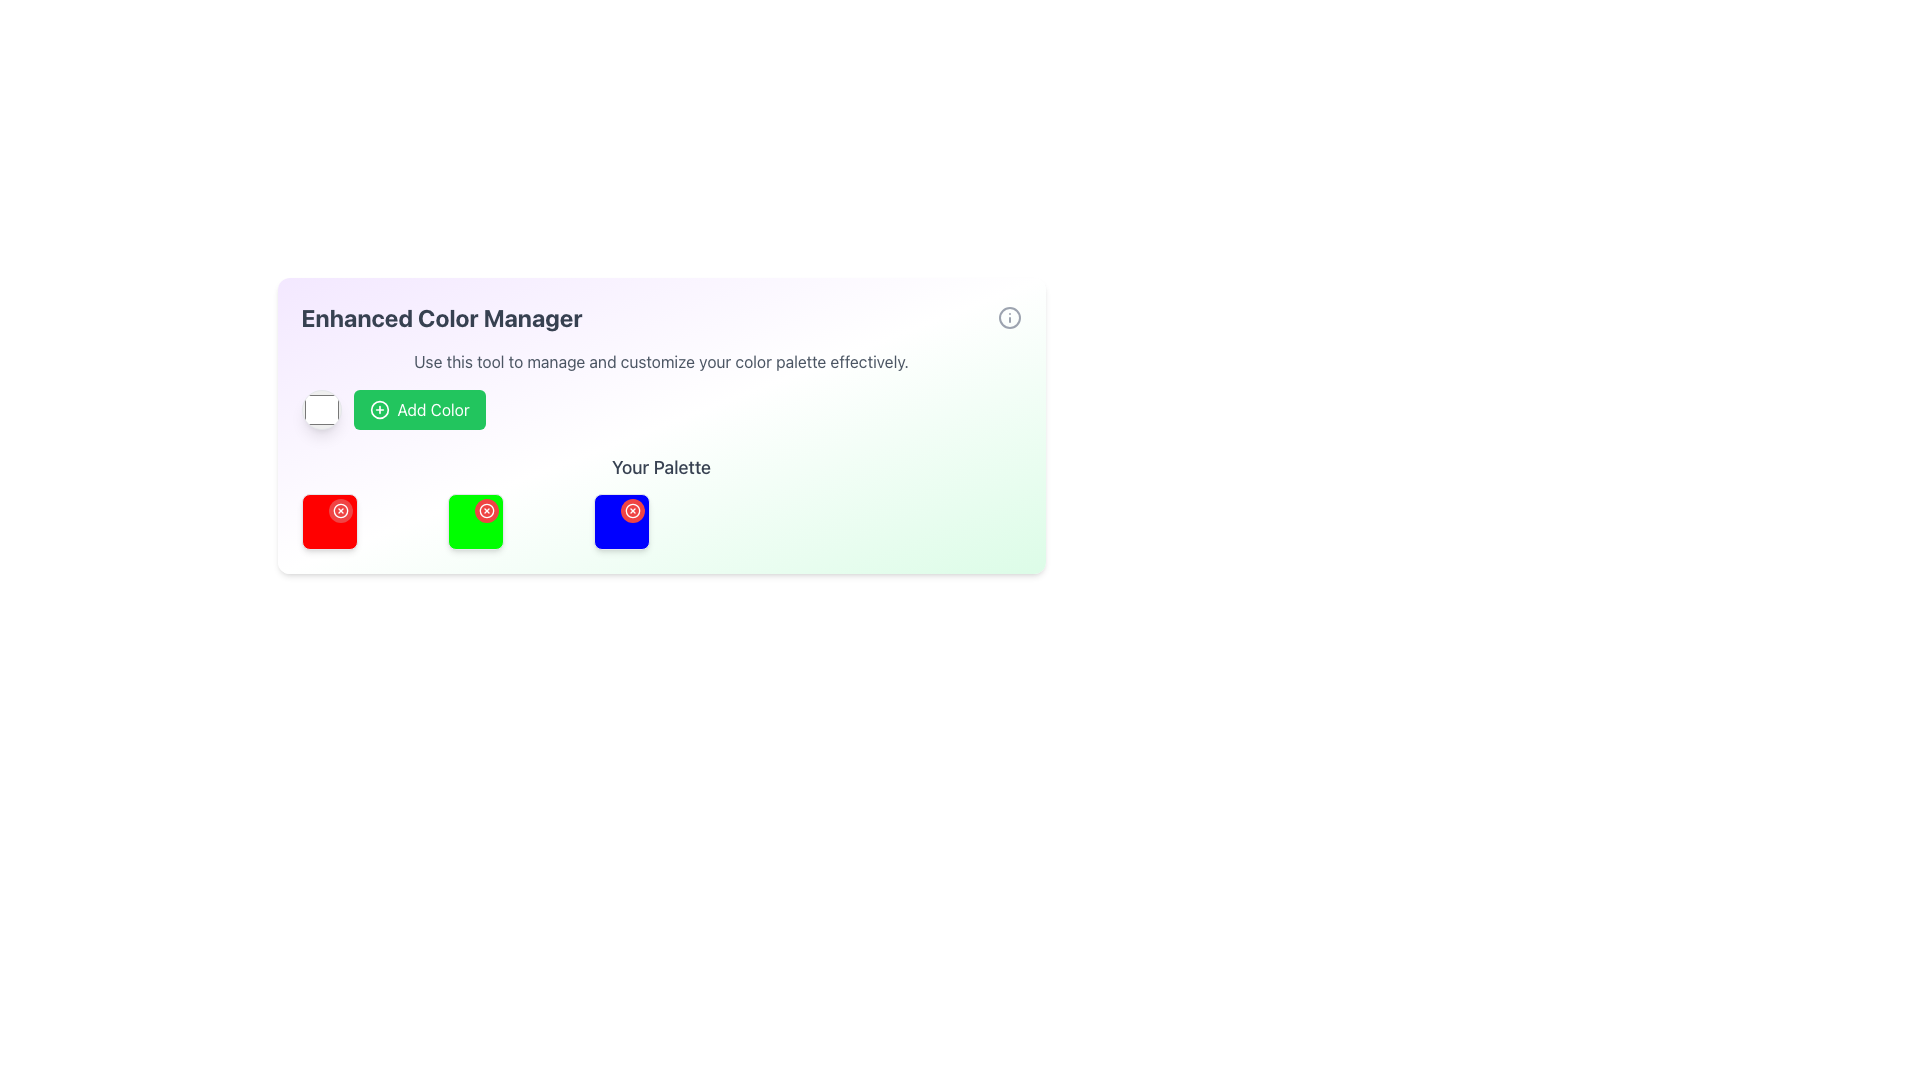 The image size is (1920, 1080). What do you see at coordinates (1009, 316) in the screenshot?
I see `the circular information icon outlined in gray at the top-right corner of the 'Enhanced Color Manager' section` at bounding box center [1009, 316].